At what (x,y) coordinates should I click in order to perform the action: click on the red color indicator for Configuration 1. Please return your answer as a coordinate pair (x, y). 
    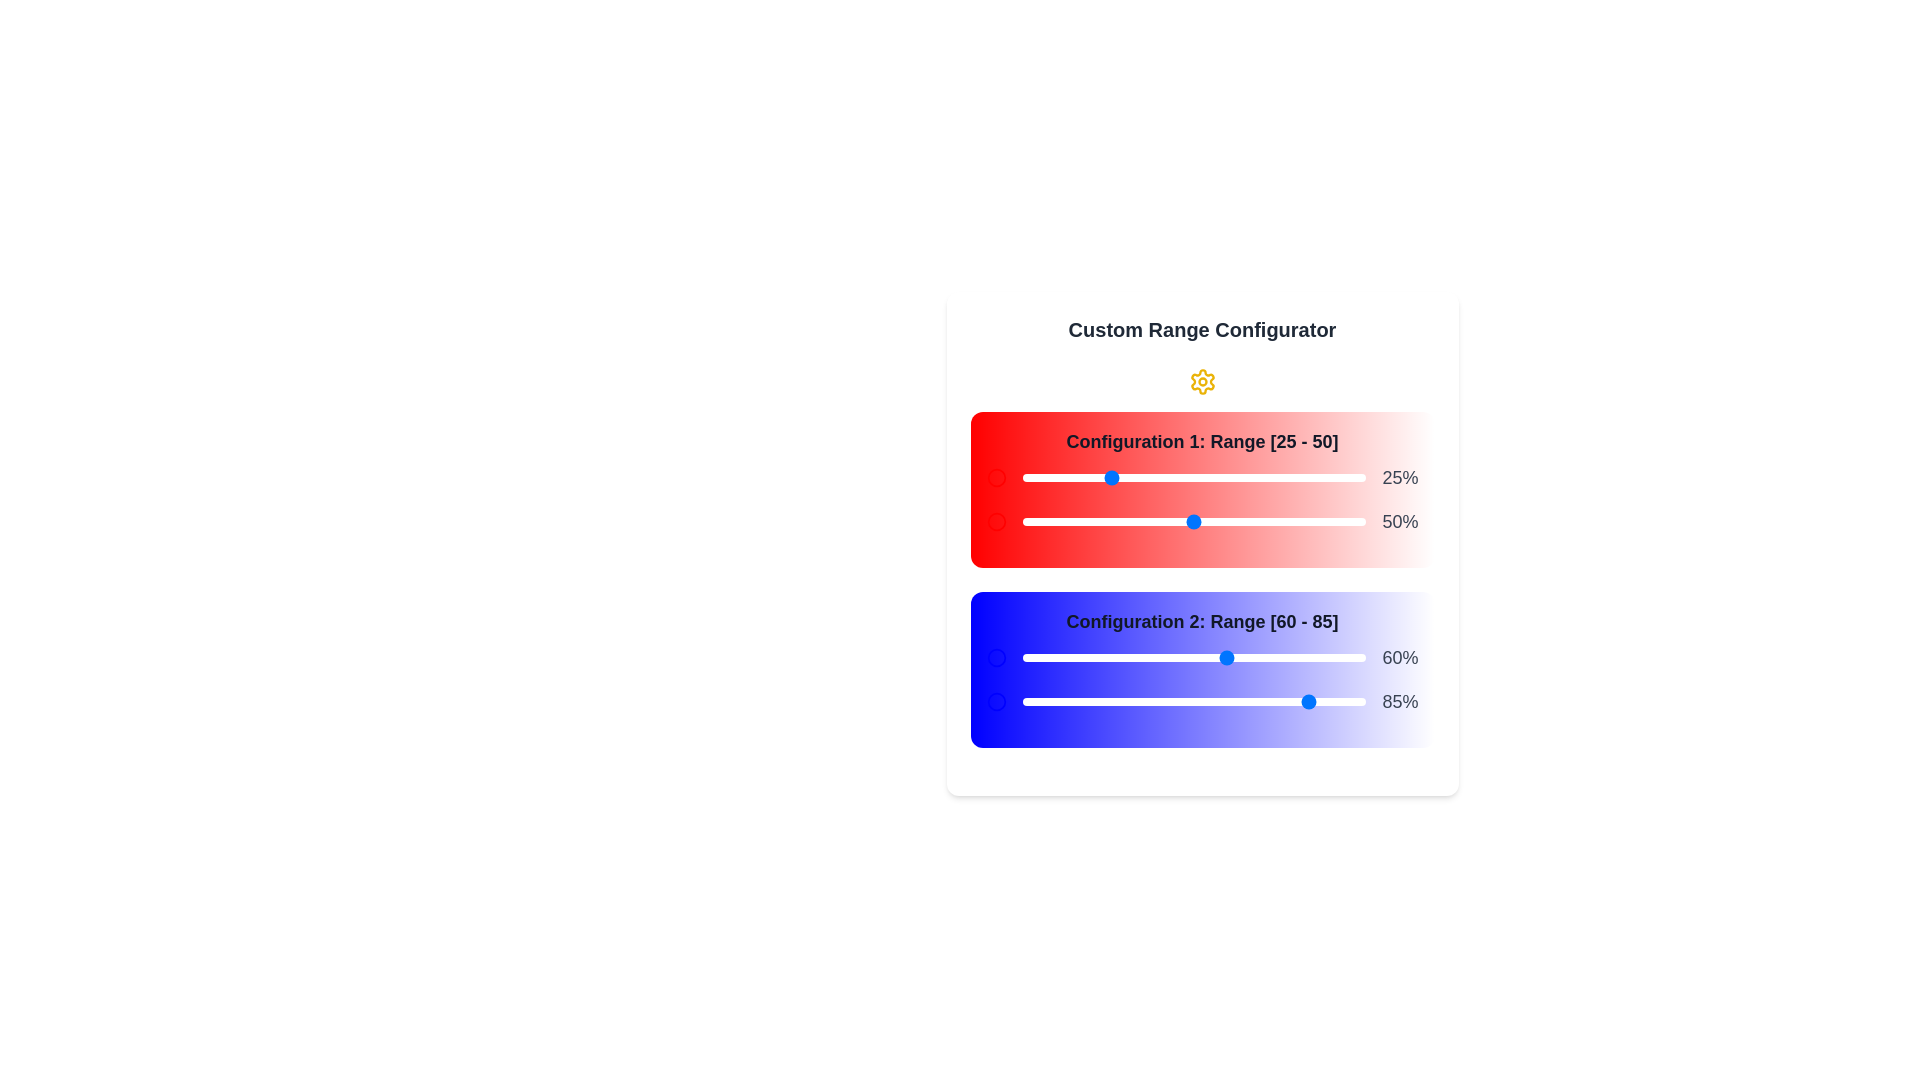
    Looking at the image, I should click on (996, 478).